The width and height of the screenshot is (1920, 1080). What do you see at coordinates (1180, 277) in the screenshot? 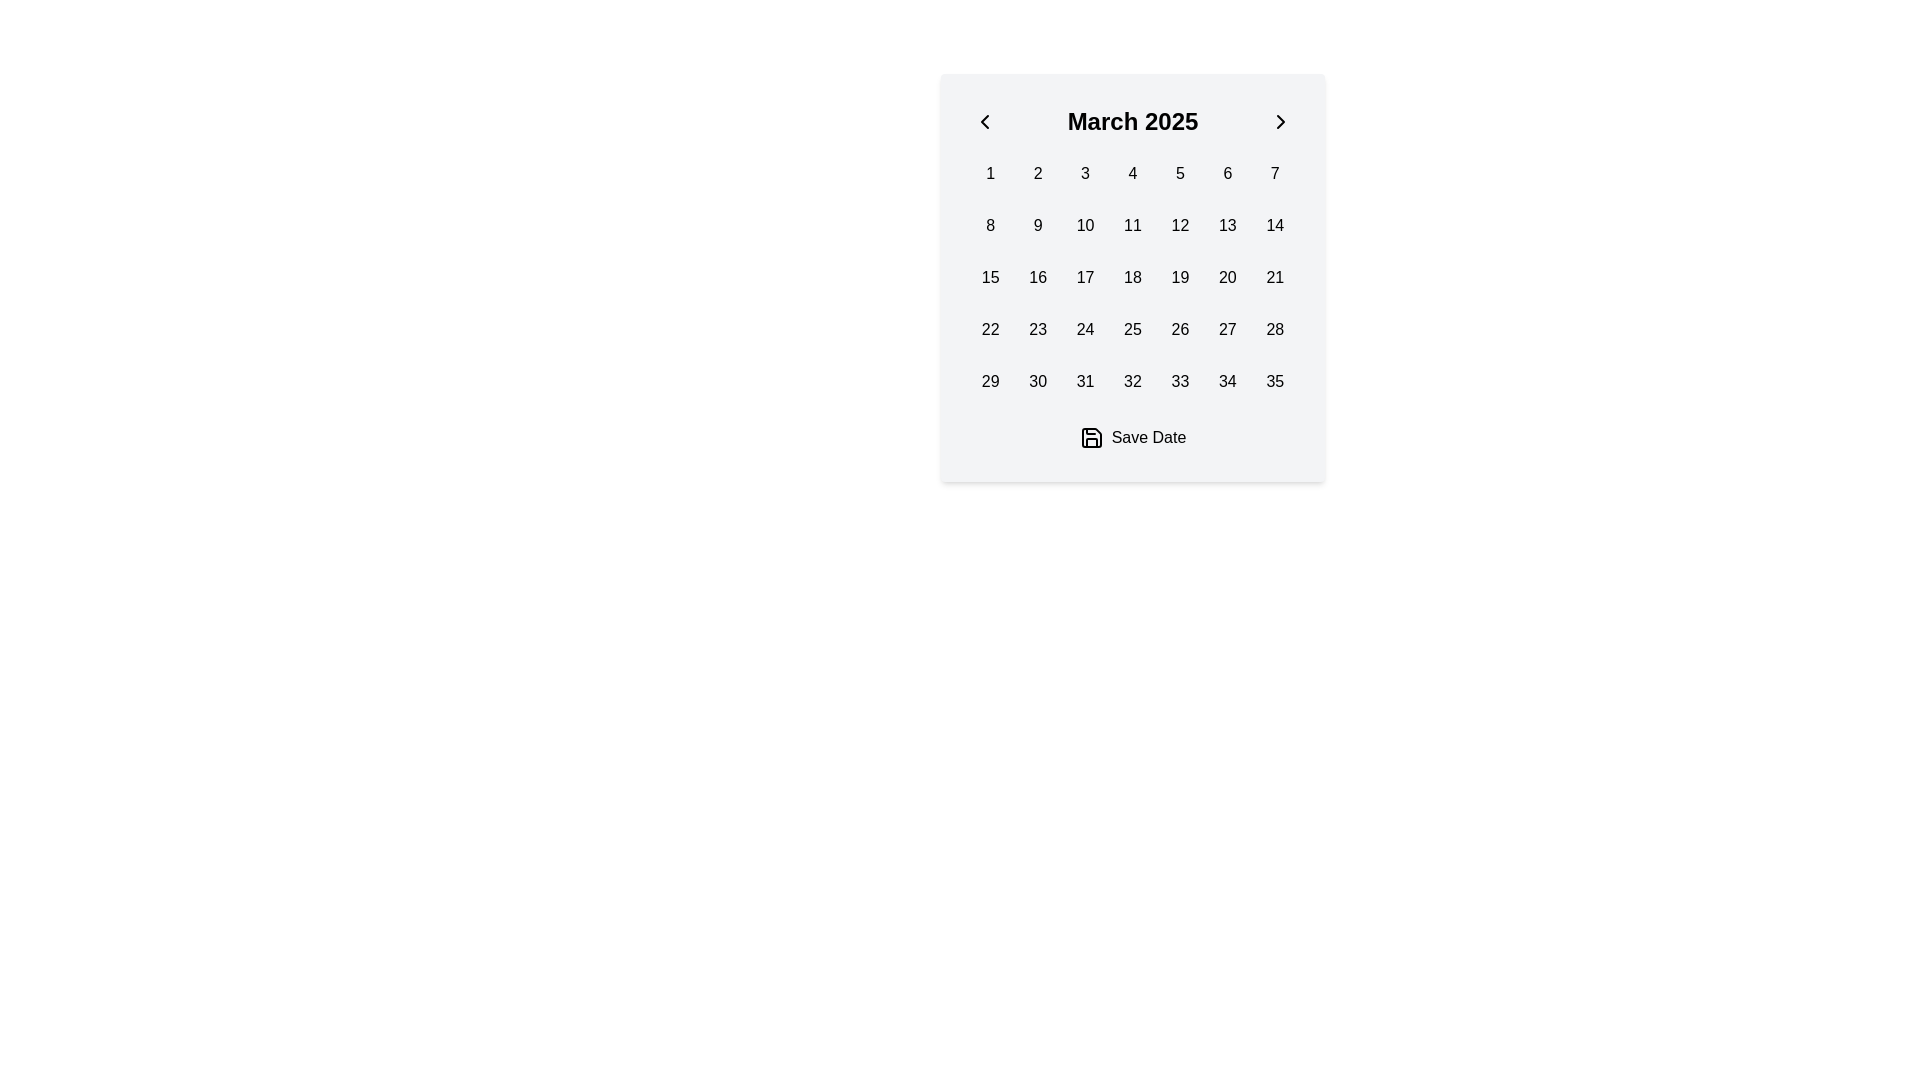
I see `the square button labeled '19', which is the fifth button from the left on the third row of the calendar grid` at bounding box center [1180, 277].